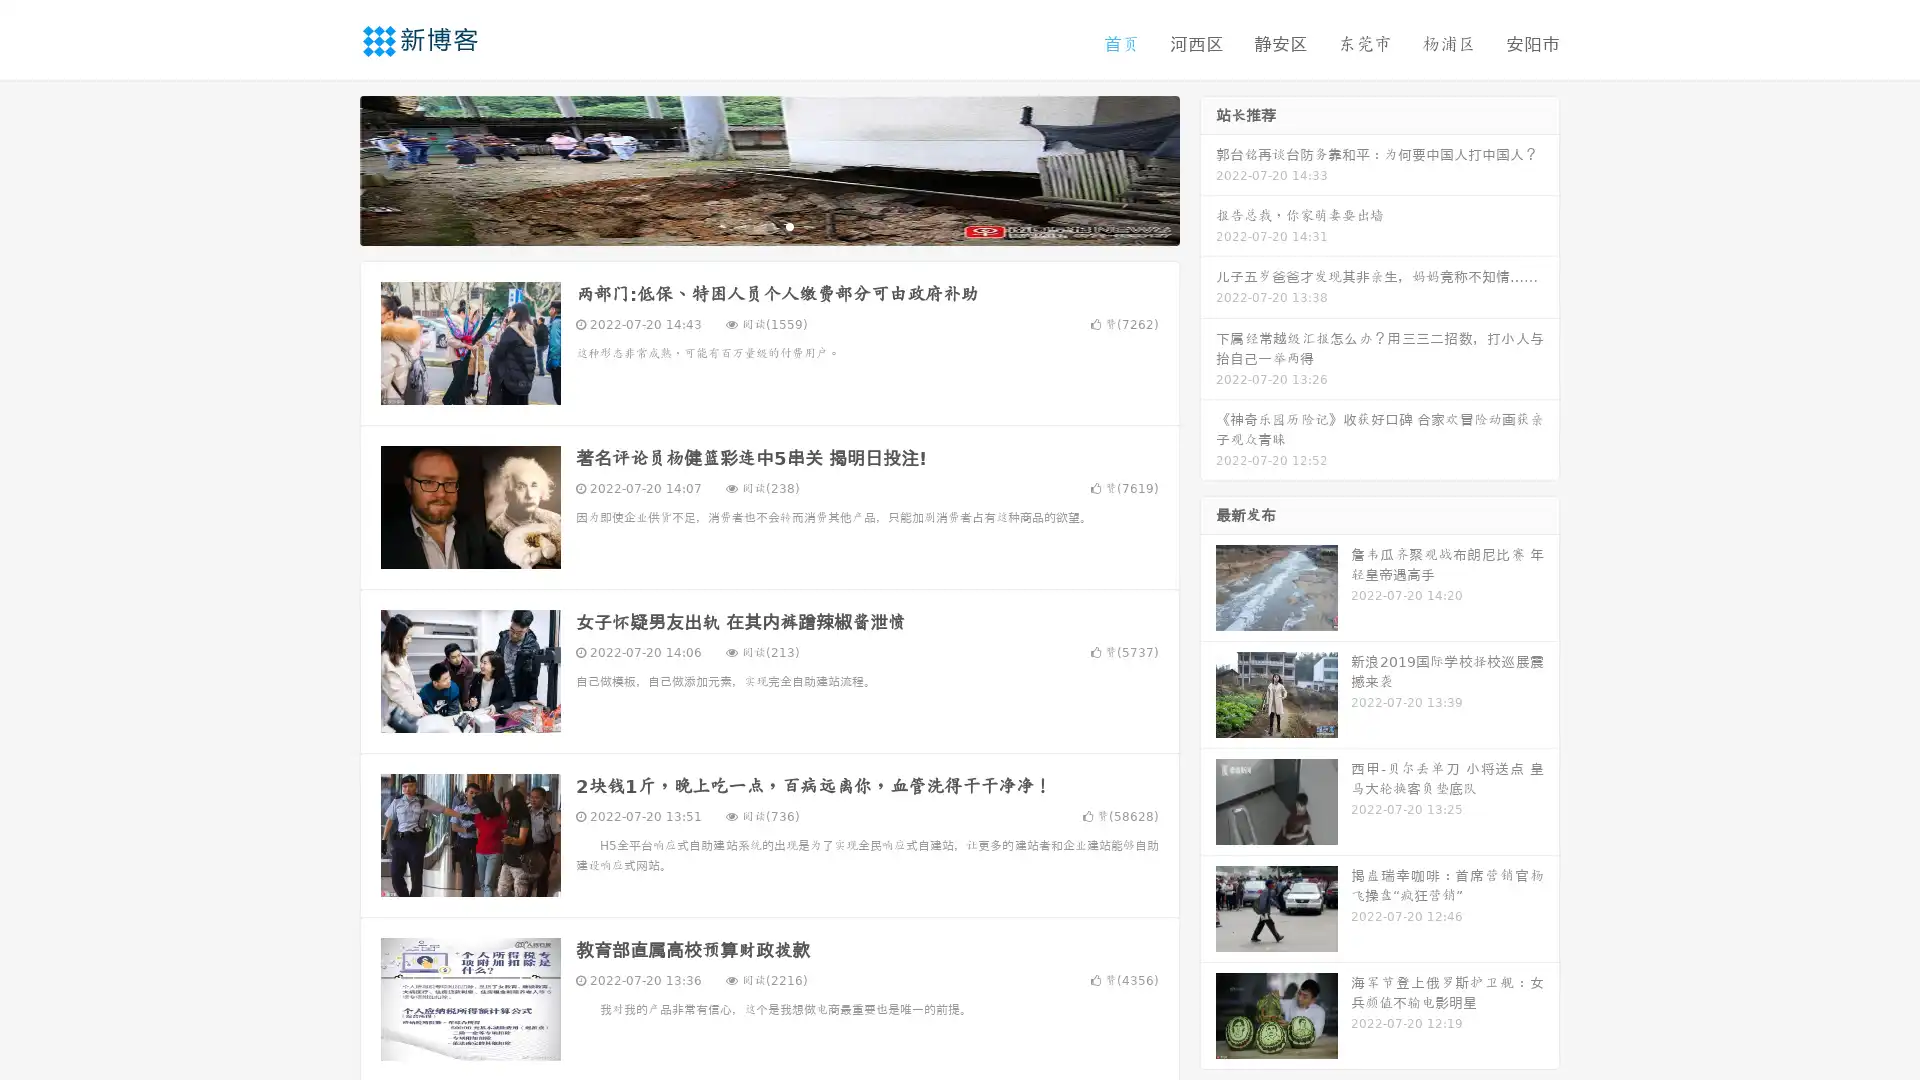  Describe the element at coordinates (789, 225) in the screenshot. I see `Go to slide 3` at that location.